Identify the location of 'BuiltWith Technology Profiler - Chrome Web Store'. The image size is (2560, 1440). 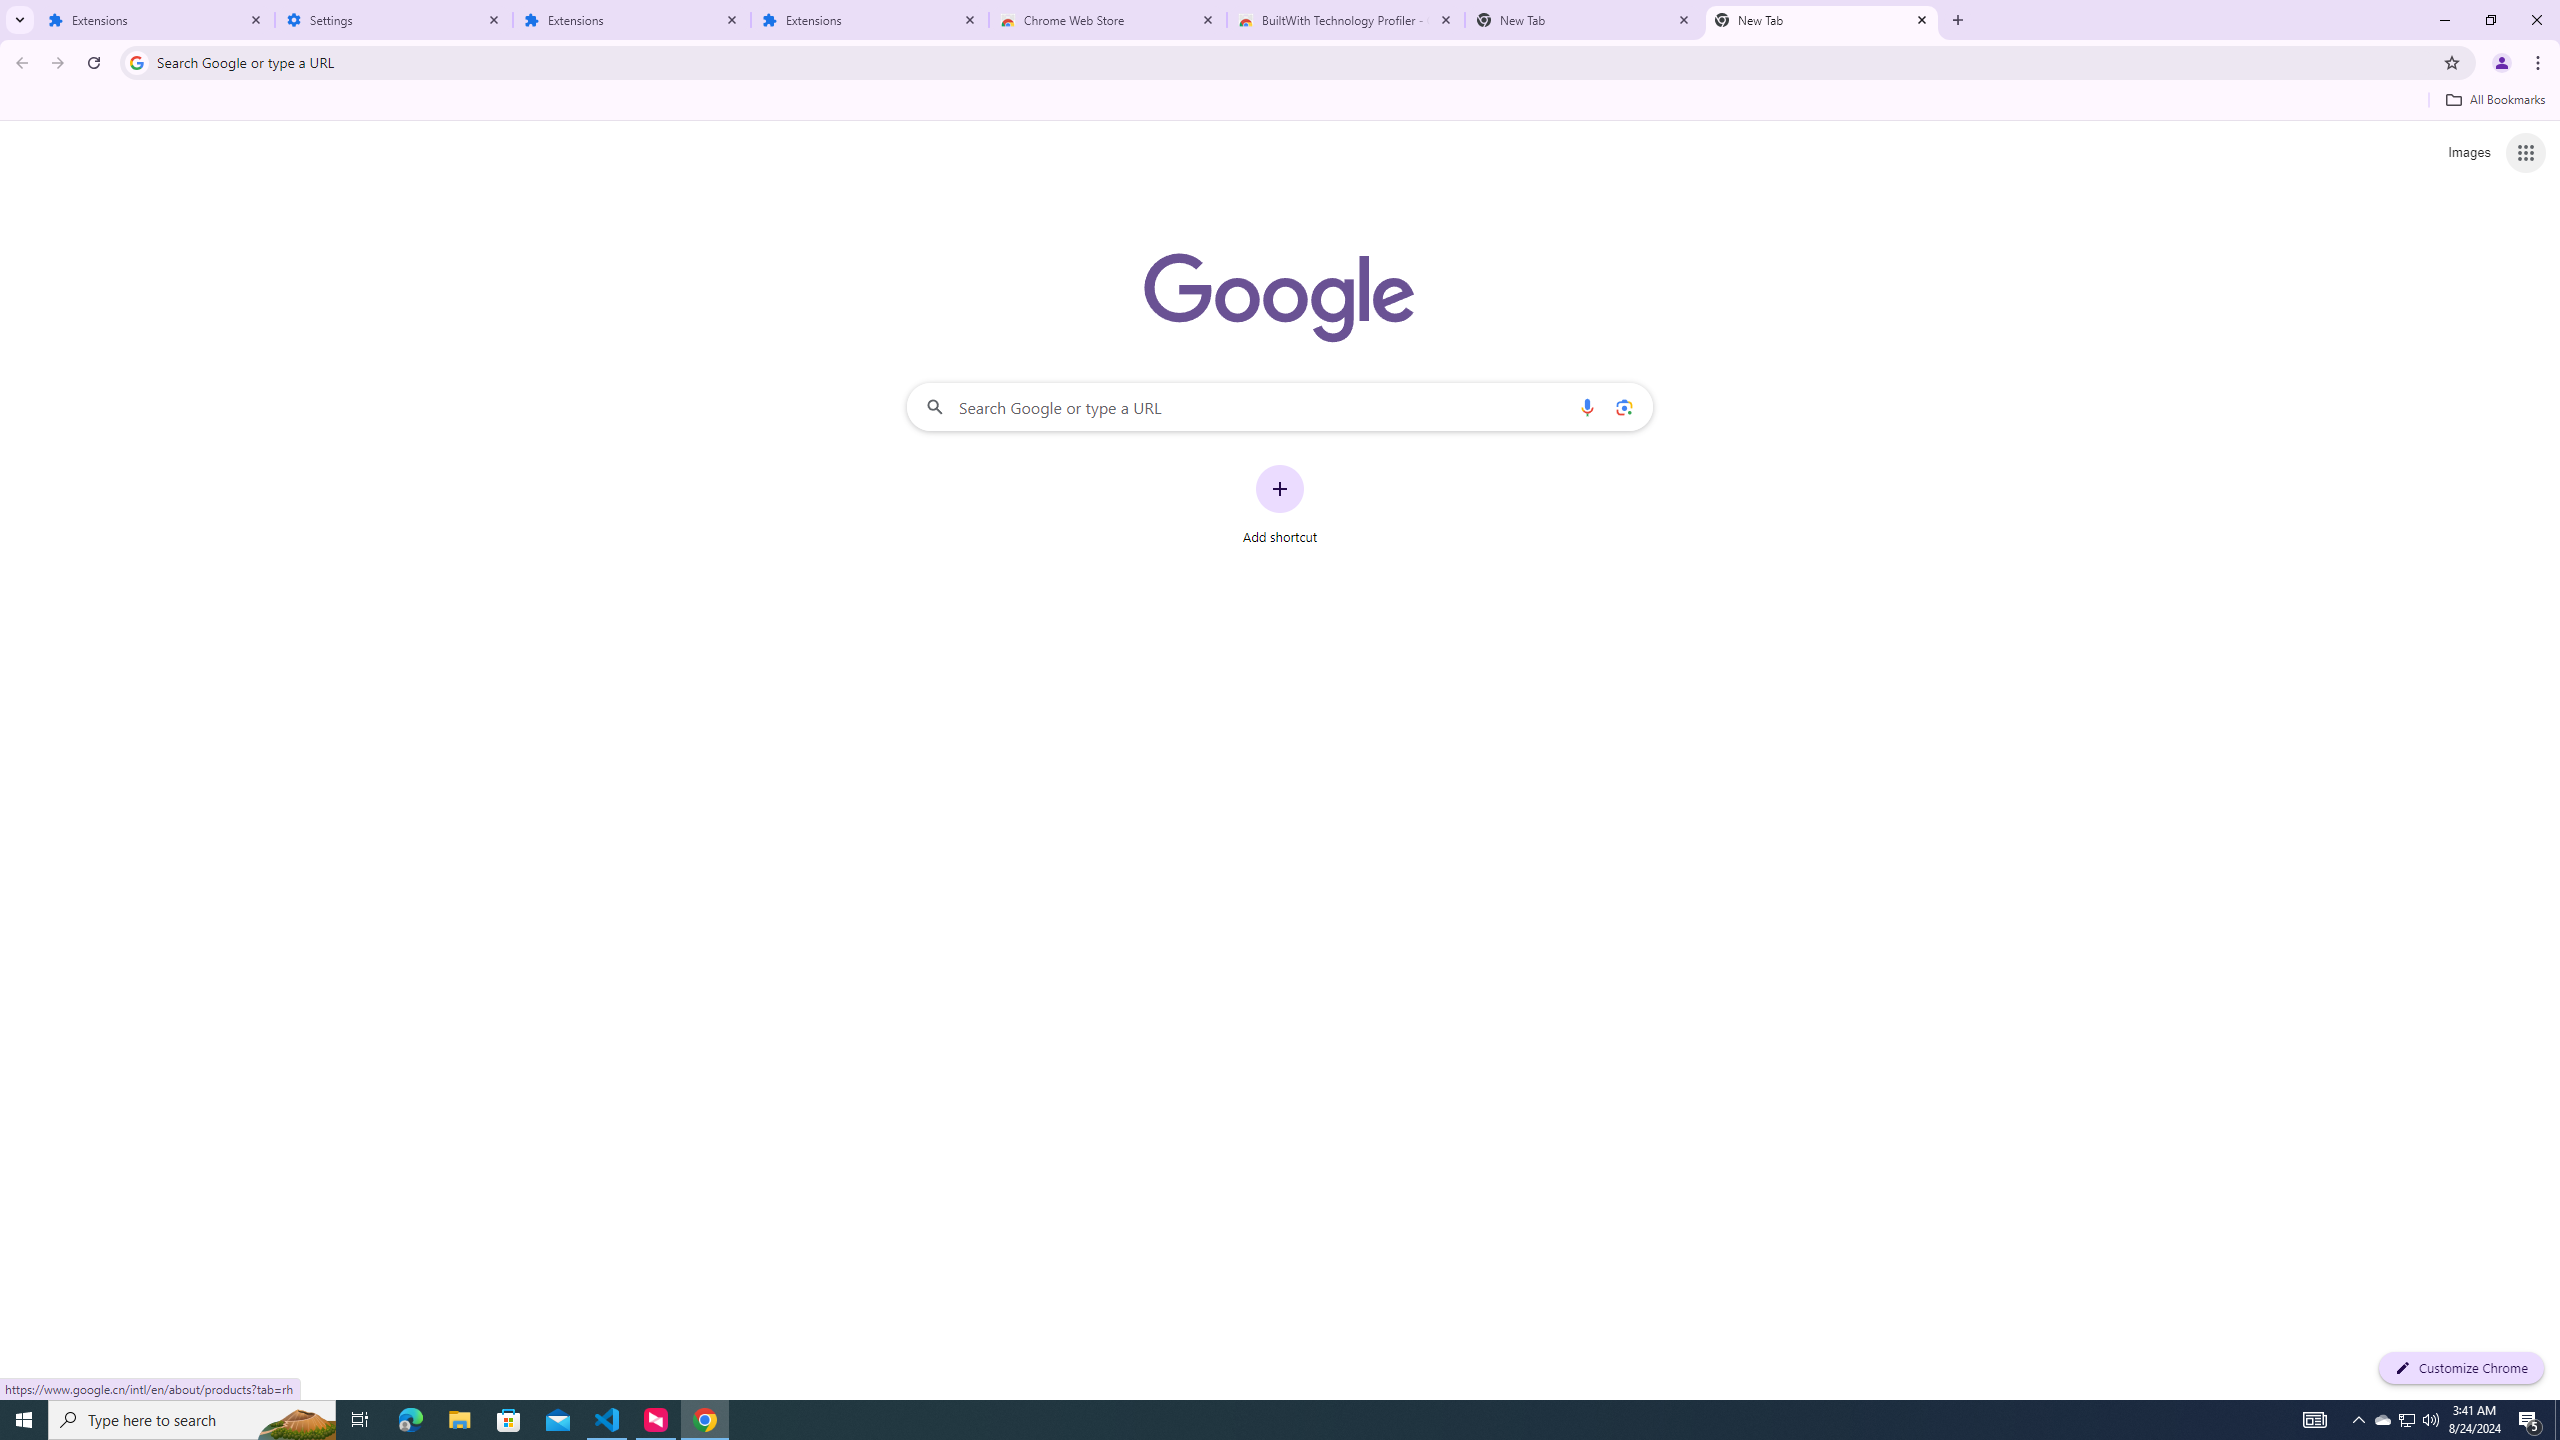
(1345, 19).